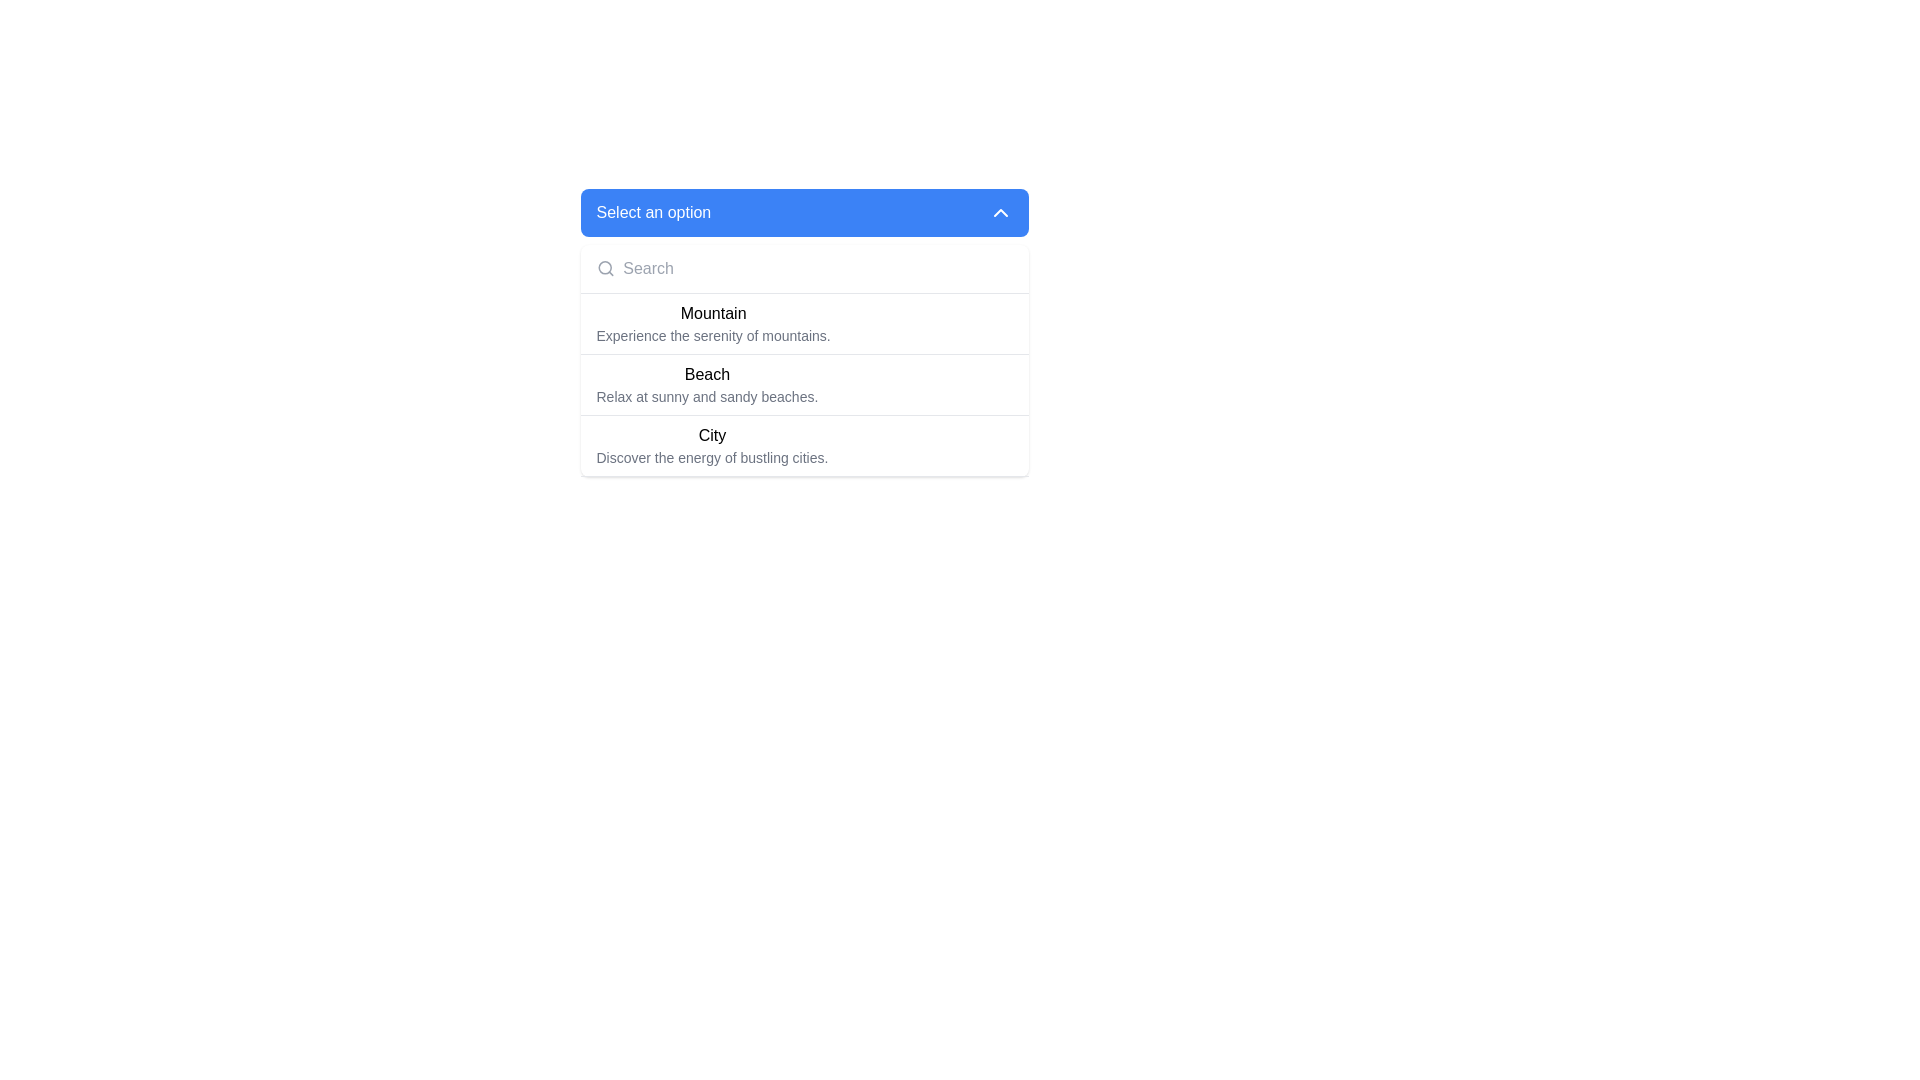 The image size is (1920, 1080). Describe the element at coordinates (804, 445) in the screenshot. I see `the third menu option labeled 'City'` at that location.